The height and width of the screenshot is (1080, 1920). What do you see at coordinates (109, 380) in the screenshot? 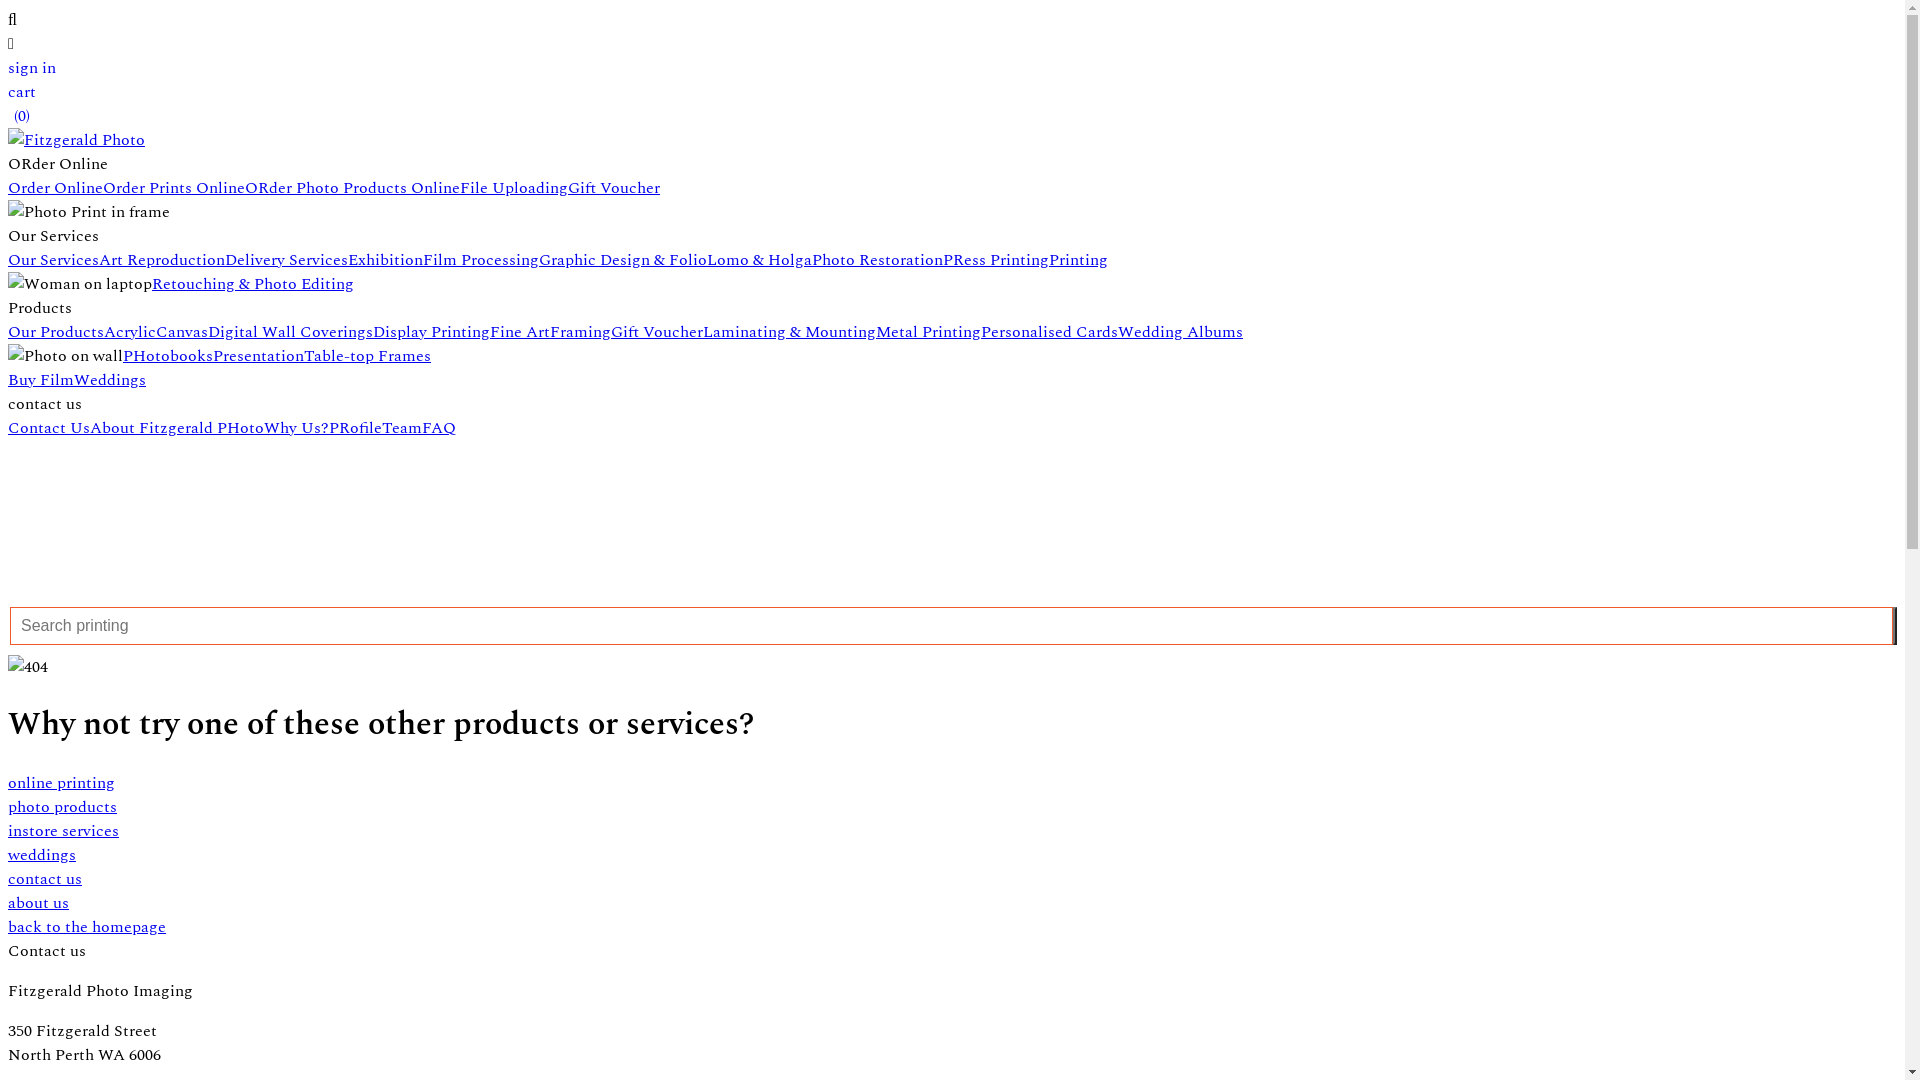
I see `'Weddings'` at bounding box center [109, 380].